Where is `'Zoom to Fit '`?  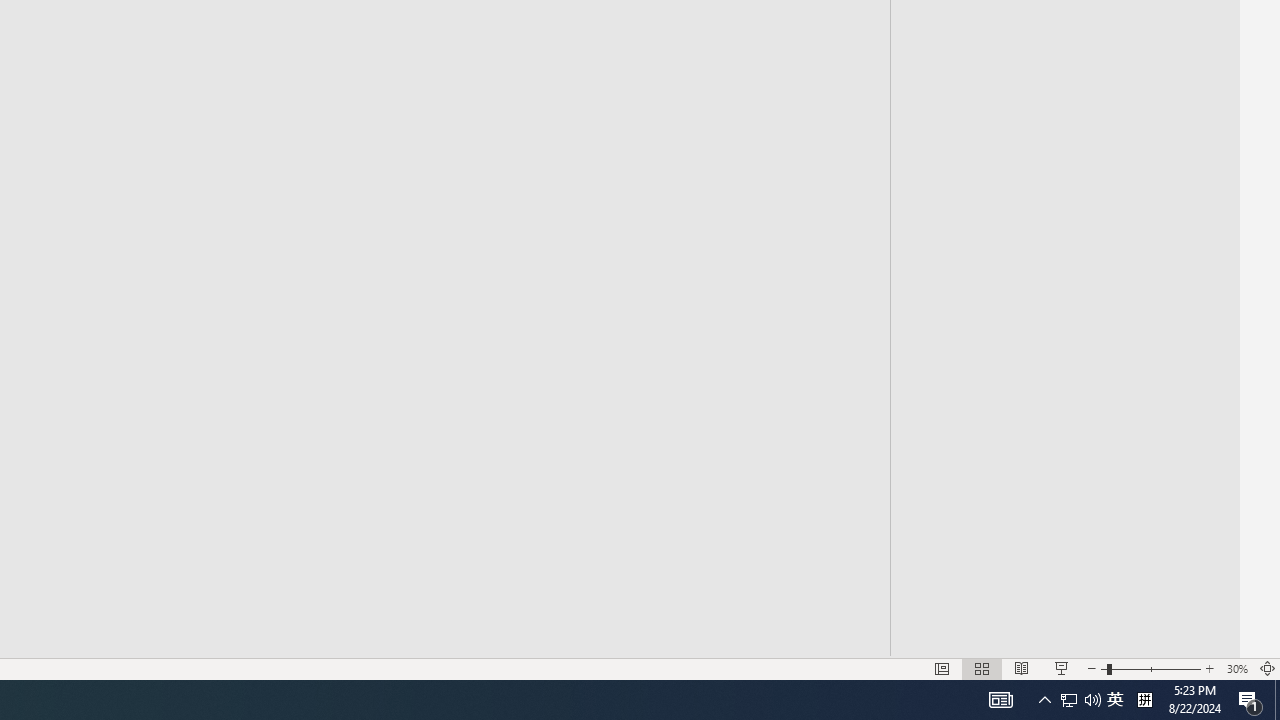
'Zoom to Fit ' is located at coordinates (1266, 669).